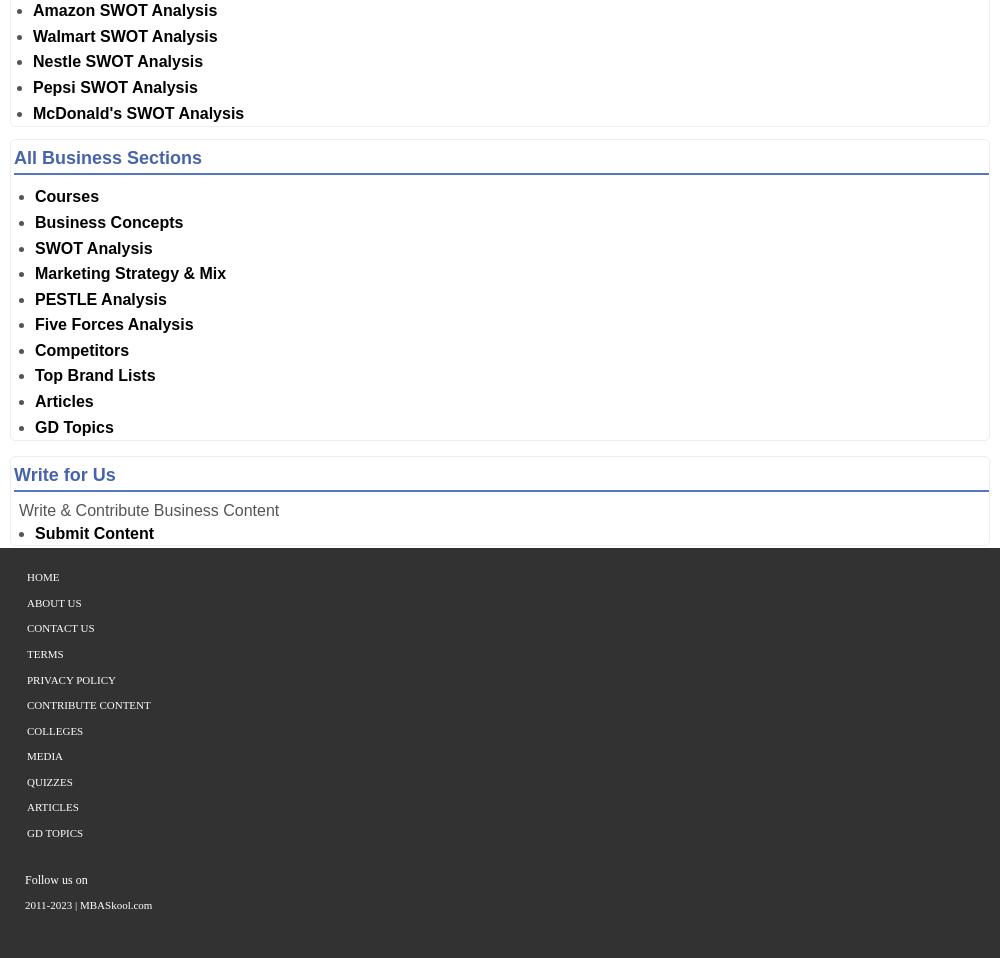 The width and height of the screenshot is (1000, 958). Describe the element at coordinates (54, 602) in the screenshot. I see `'About Us'` at that location.